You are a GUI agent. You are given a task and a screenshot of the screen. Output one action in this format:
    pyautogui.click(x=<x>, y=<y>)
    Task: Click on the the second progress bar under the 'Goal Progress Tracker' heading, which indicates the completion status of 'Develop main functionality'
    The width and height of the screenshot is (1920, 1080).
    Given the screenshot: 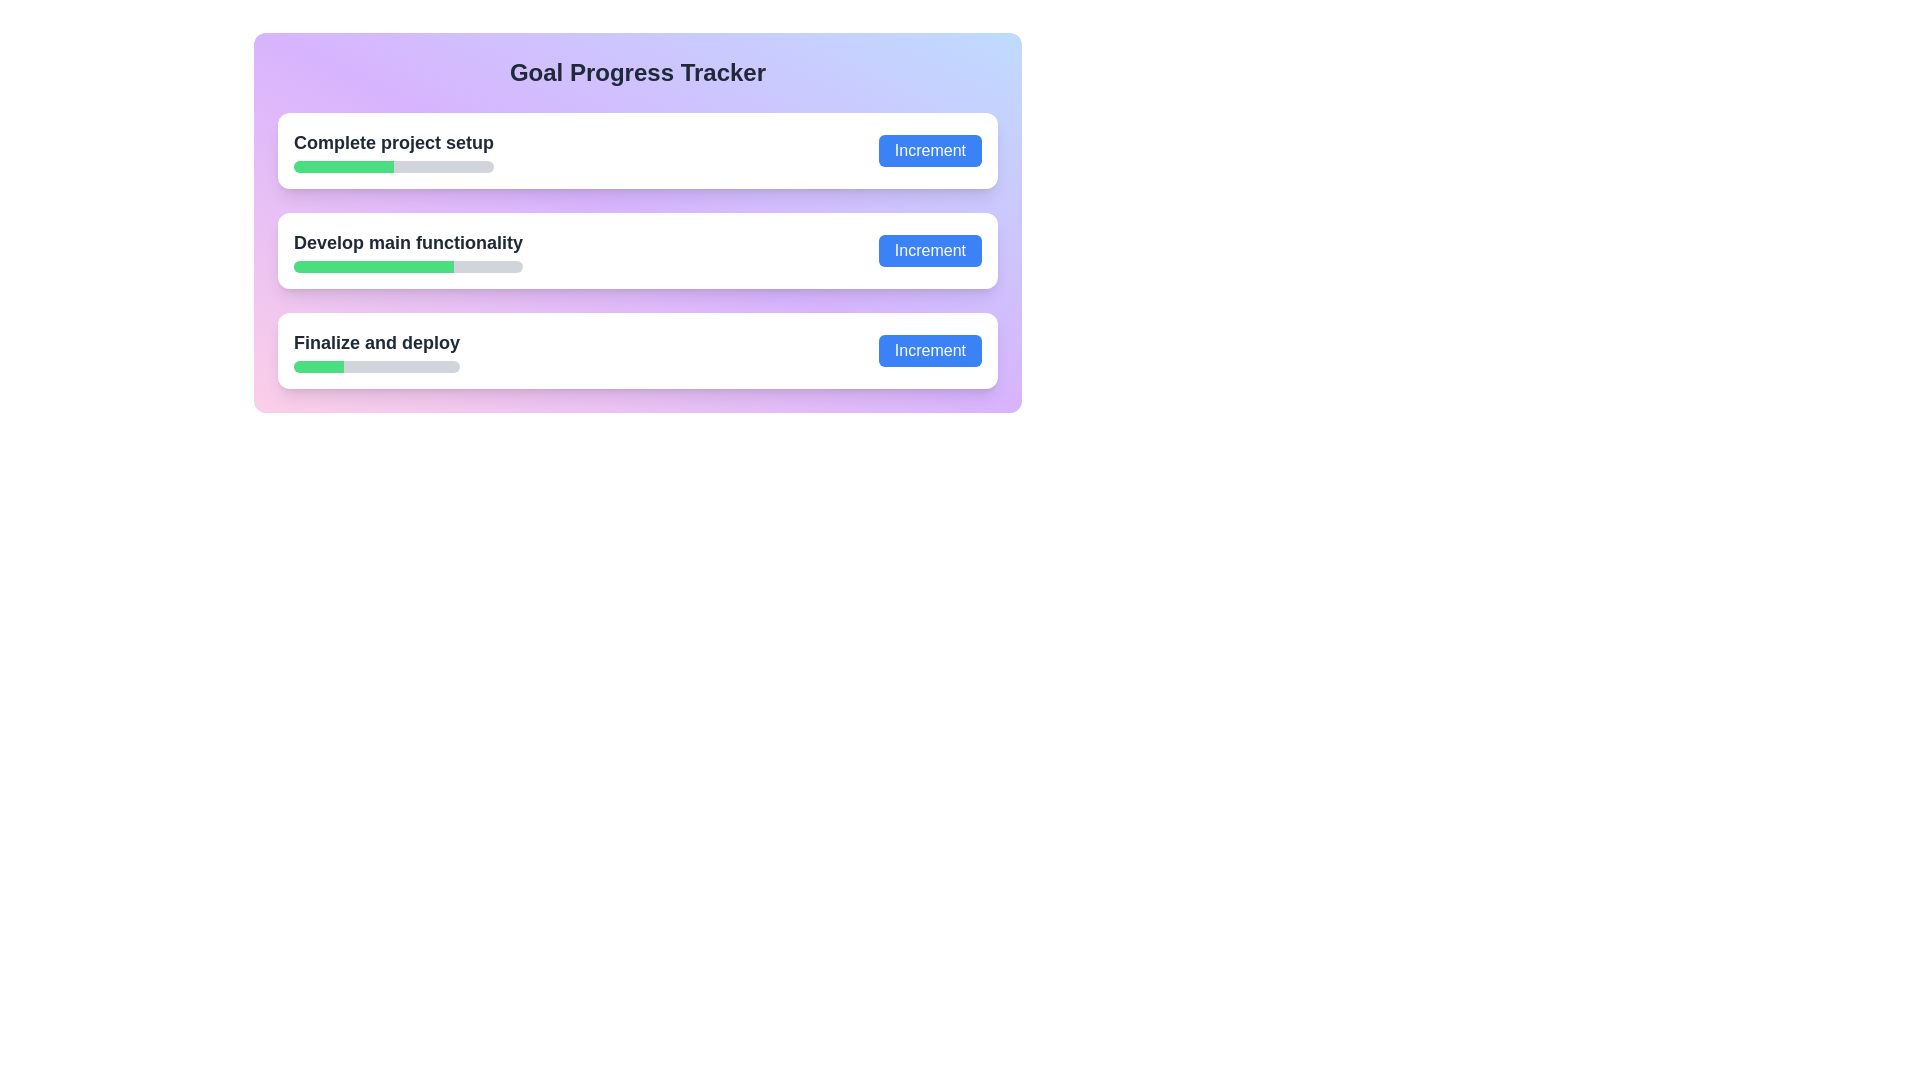 What is the action you would take?
    pyautogui.click(x=407, y=265)
    